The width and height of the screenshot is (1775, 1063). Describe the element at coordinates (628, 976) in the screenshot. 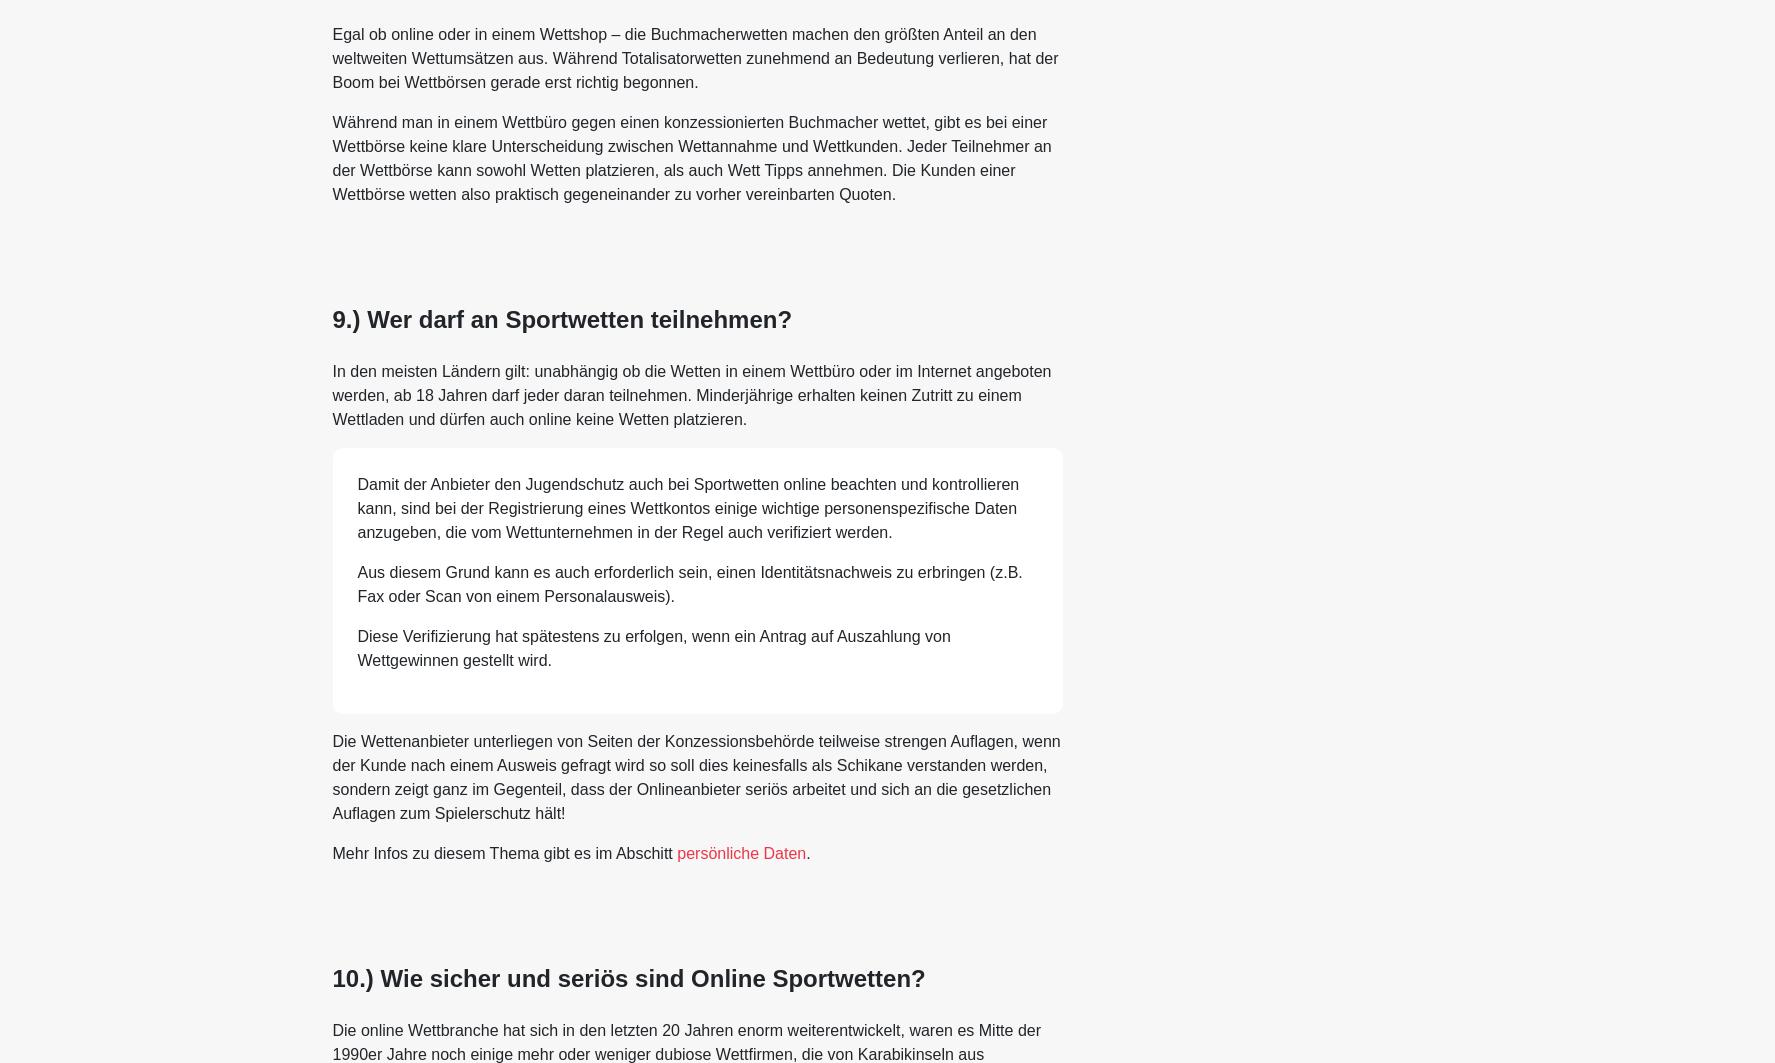

I see `'10.) Wie sicher und seriös sind Online Sportwetten?'` at that location.